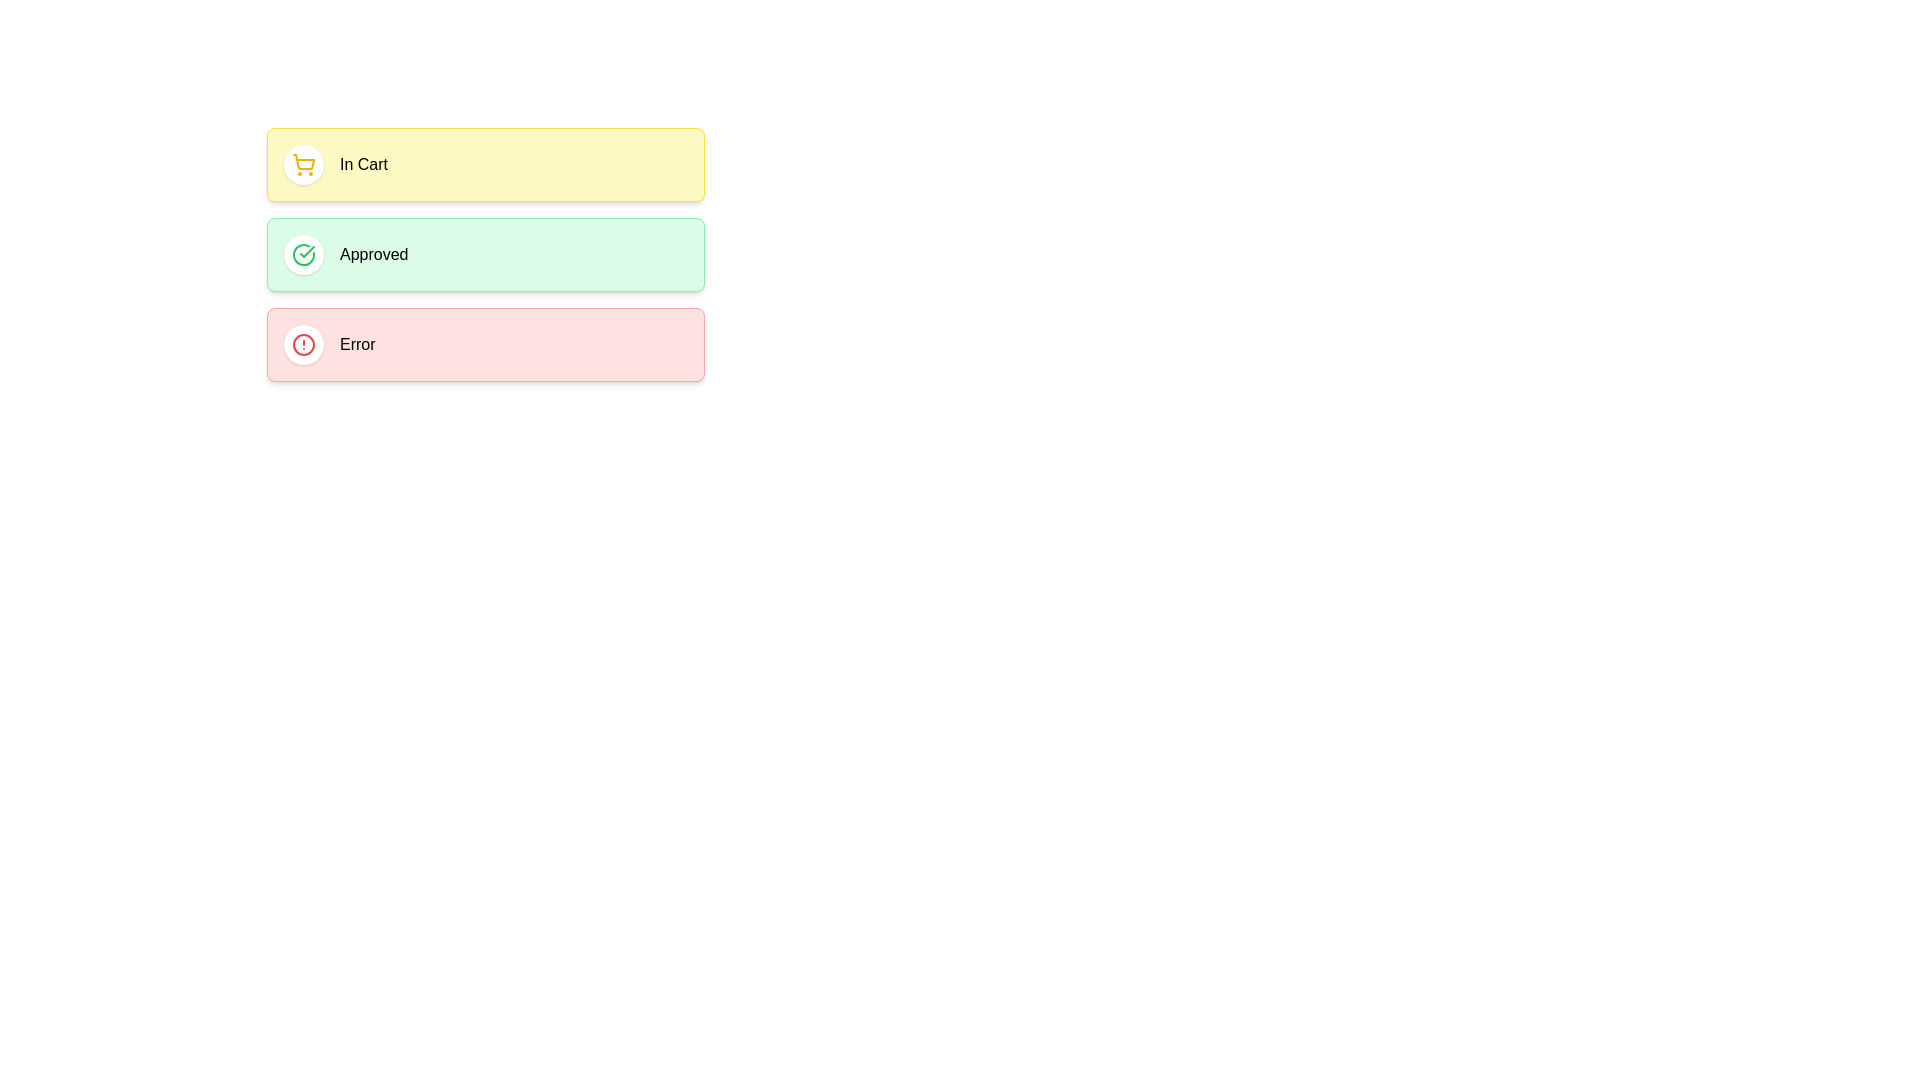 The image size is (1920, 1080). What do you see at coordinates (485, 253) in the screenshot?
I see `the approved status indicator block, which is the second item in a vertical list layout, positioned below the 'In Cart' element and above the 'Error' element` at bounding box center [485, 253].